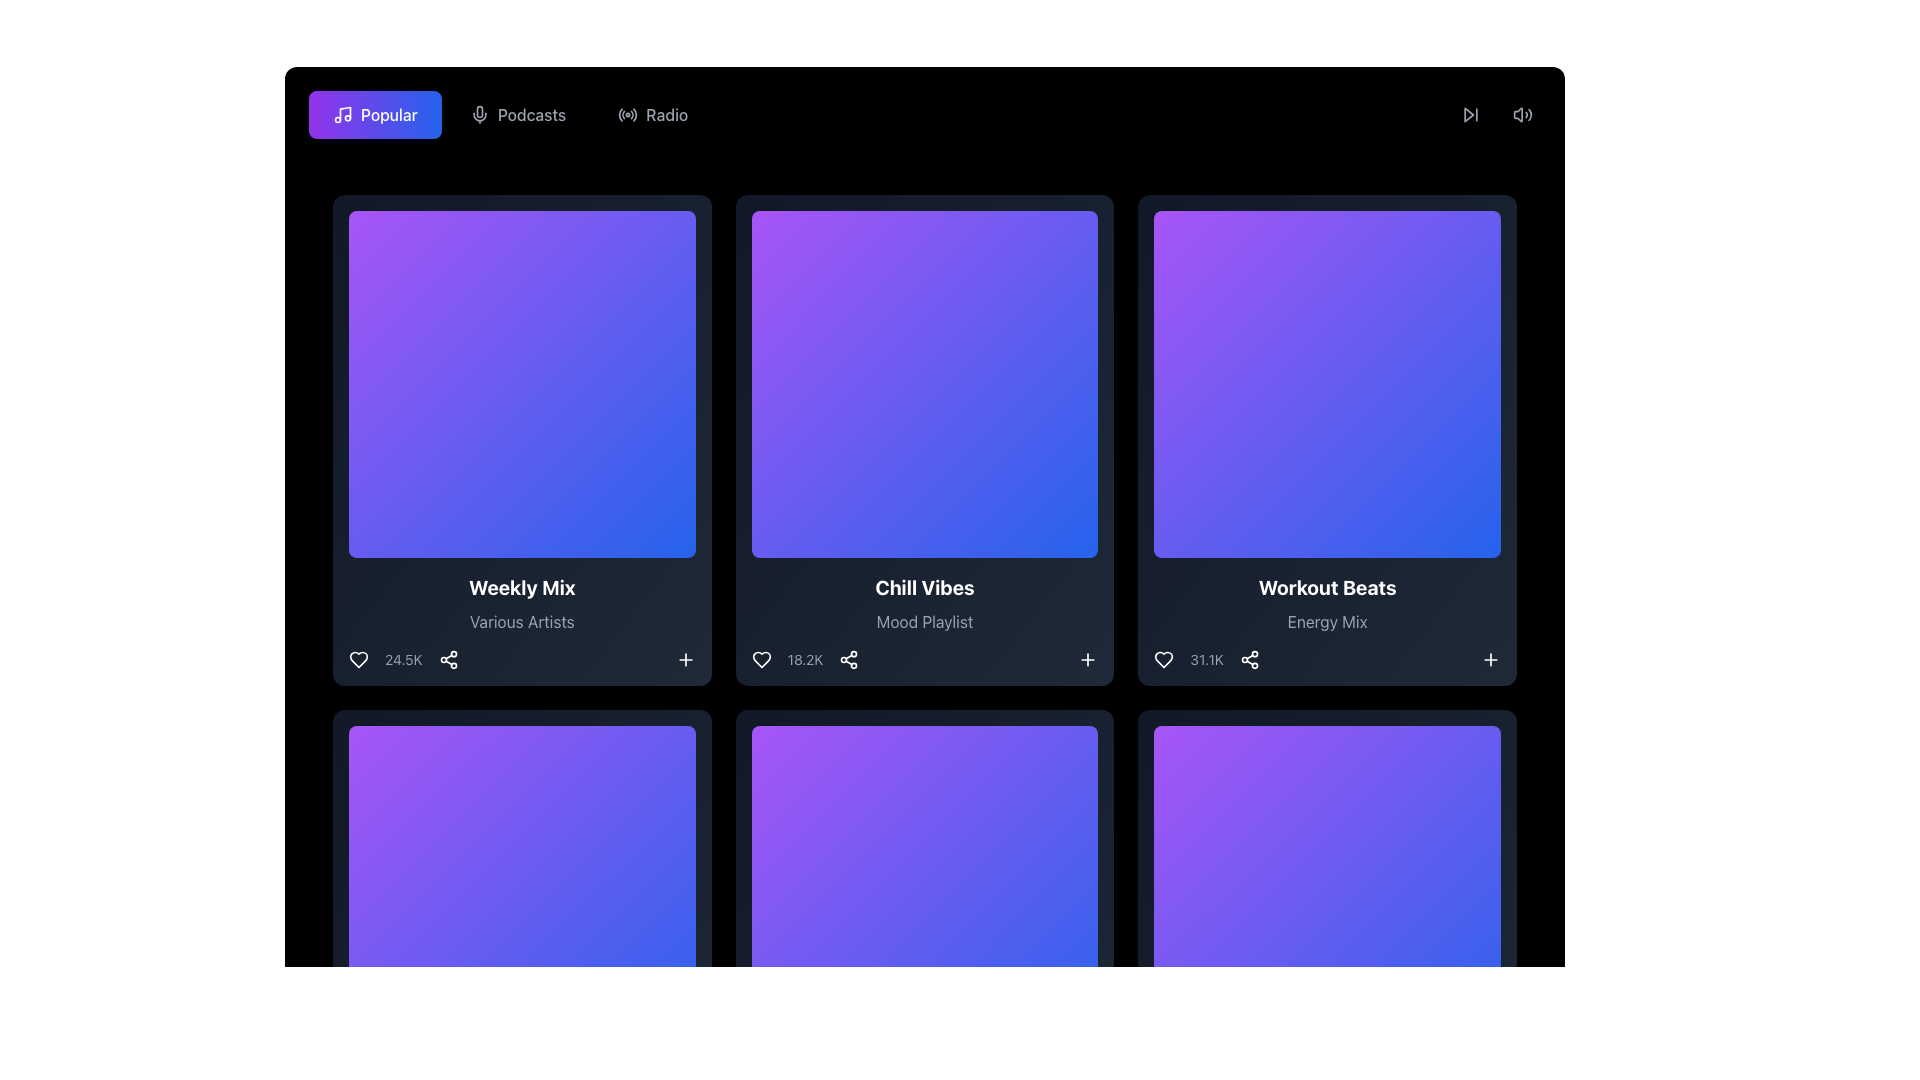  Describe the element at coordinates (478, 115) in the screenshot. I see `the microphone icon in the navigation menu, which is positioned to the left of the 'Podcasts' text and styled in a minimalist line art design` at that location.